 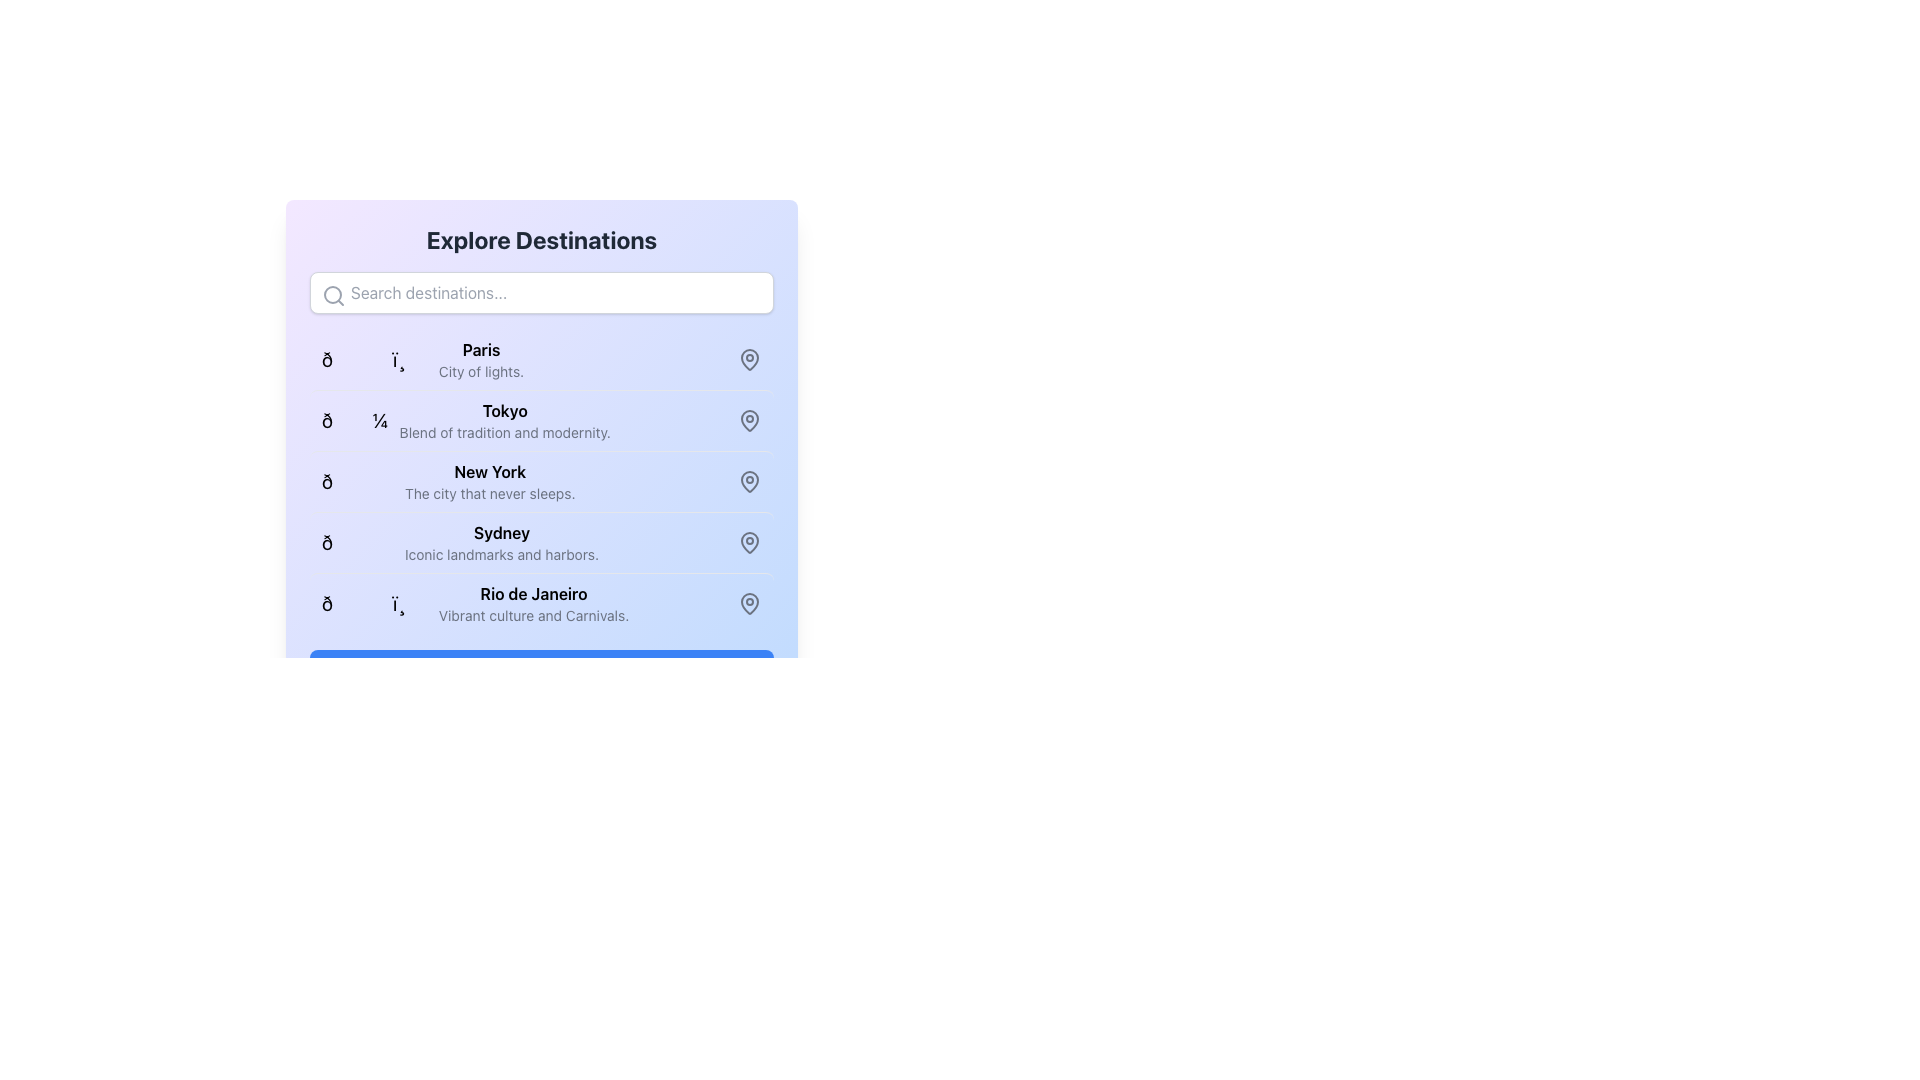 What do you see at coordinates (542, 601) in the screenshot?
I see `the fifth list item representing Rio de Janeiro in the 'Explore Destinations' section to trigger the visual highlight effect` at bounding box center [542, 601].